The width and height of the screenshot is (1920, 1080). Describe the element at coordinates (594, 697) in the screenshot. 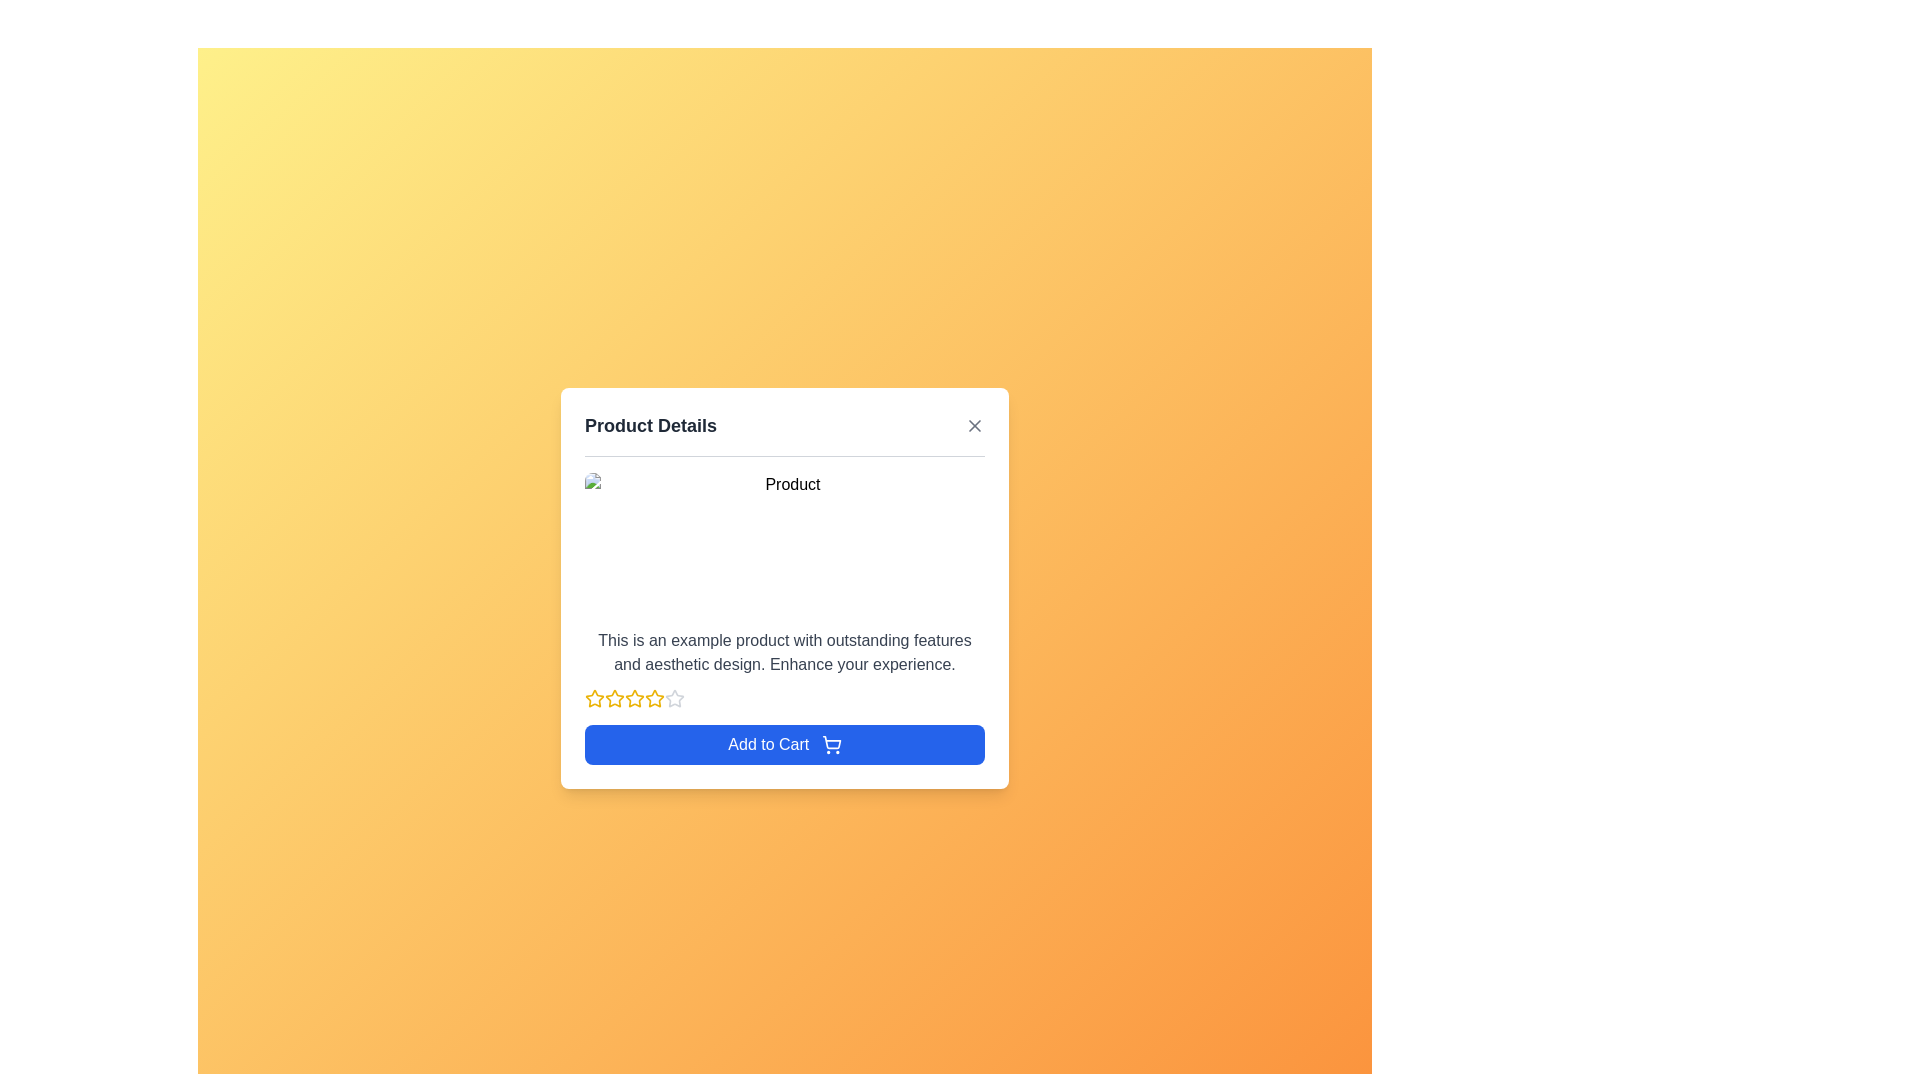

I see `the first rating star in the sequence of five stars` at that location.